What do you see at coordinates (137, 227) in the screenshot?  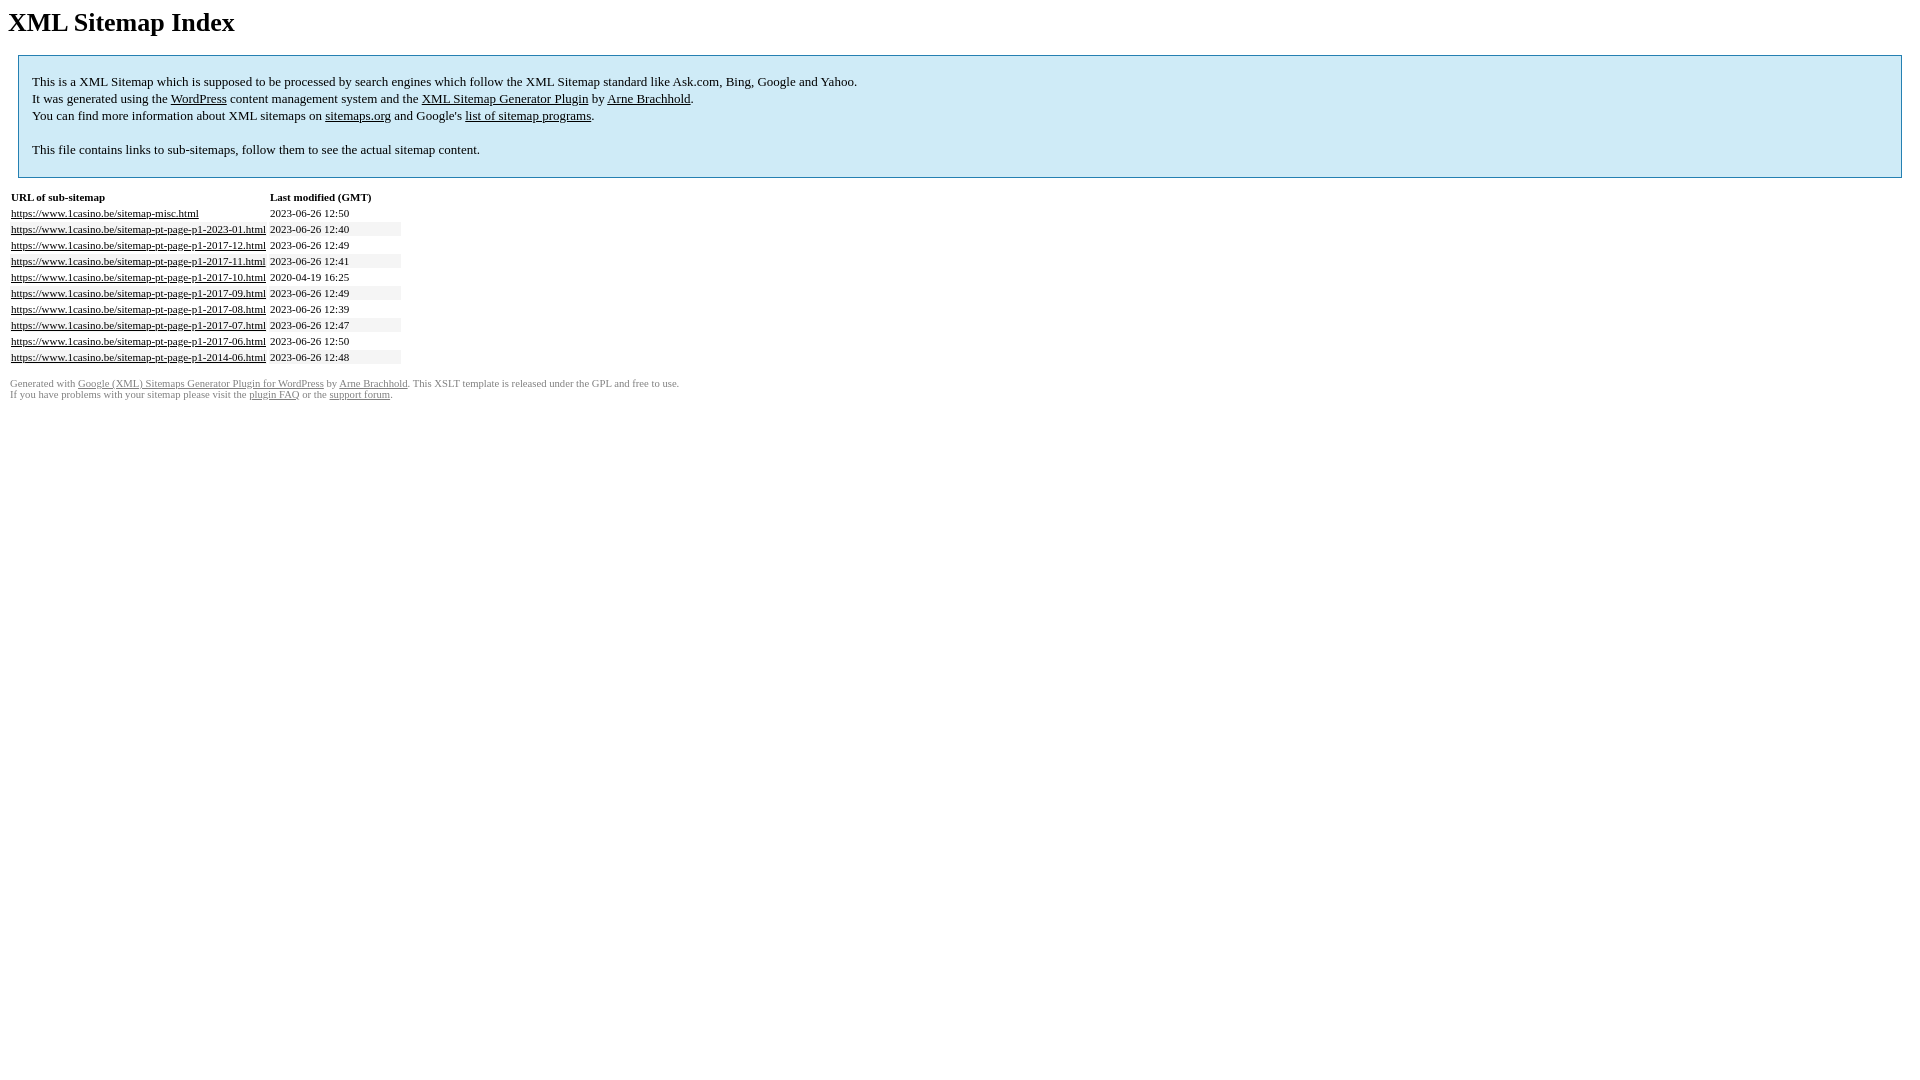 I see `'https://www.1casino.be/sitemap-pt-page-p1-2023-01.html'` at bounding box center [137, 227].